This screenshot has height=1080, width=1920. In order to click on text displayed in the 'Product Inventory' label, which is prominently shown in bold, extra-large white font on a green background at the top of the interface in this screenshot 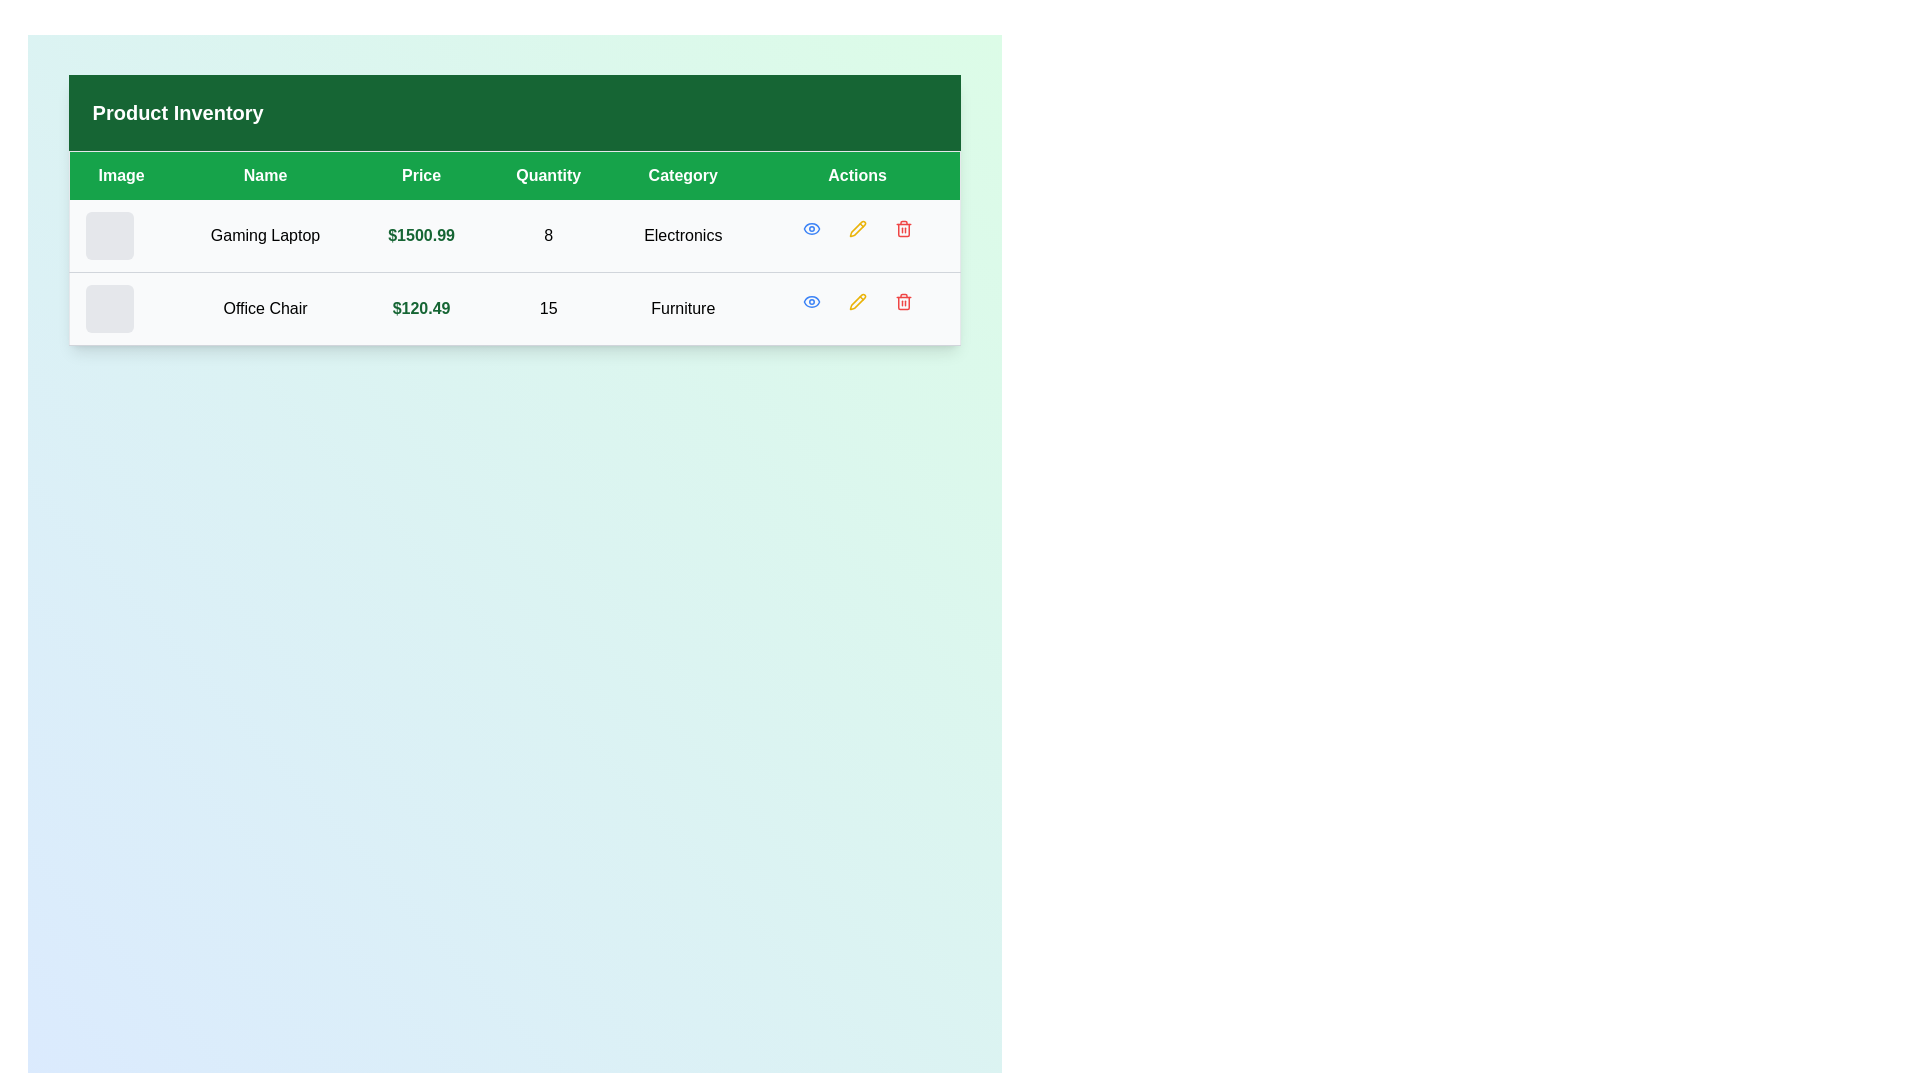, I will do `click(178, 112)`.